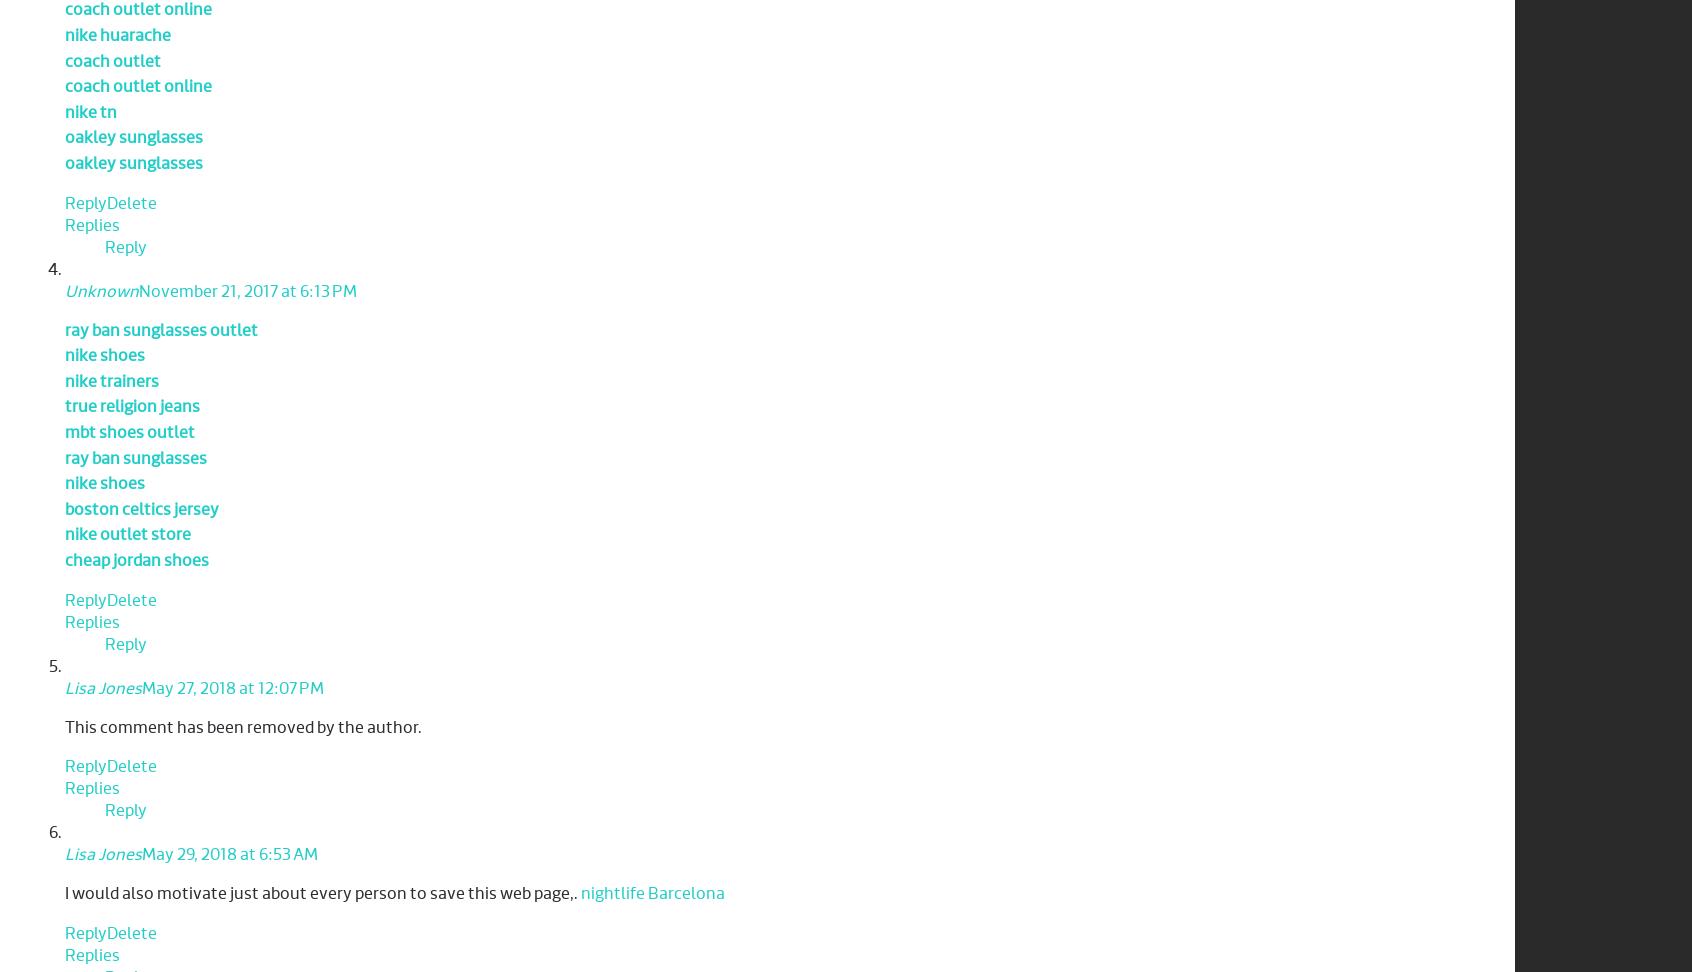 This screenshot has width=1692, height=972. What do you see at coordinates (139, 291) in the screenshot?
I see `'November 21, 2017 at 6:13 PM'` at bounding box center [139, 291].